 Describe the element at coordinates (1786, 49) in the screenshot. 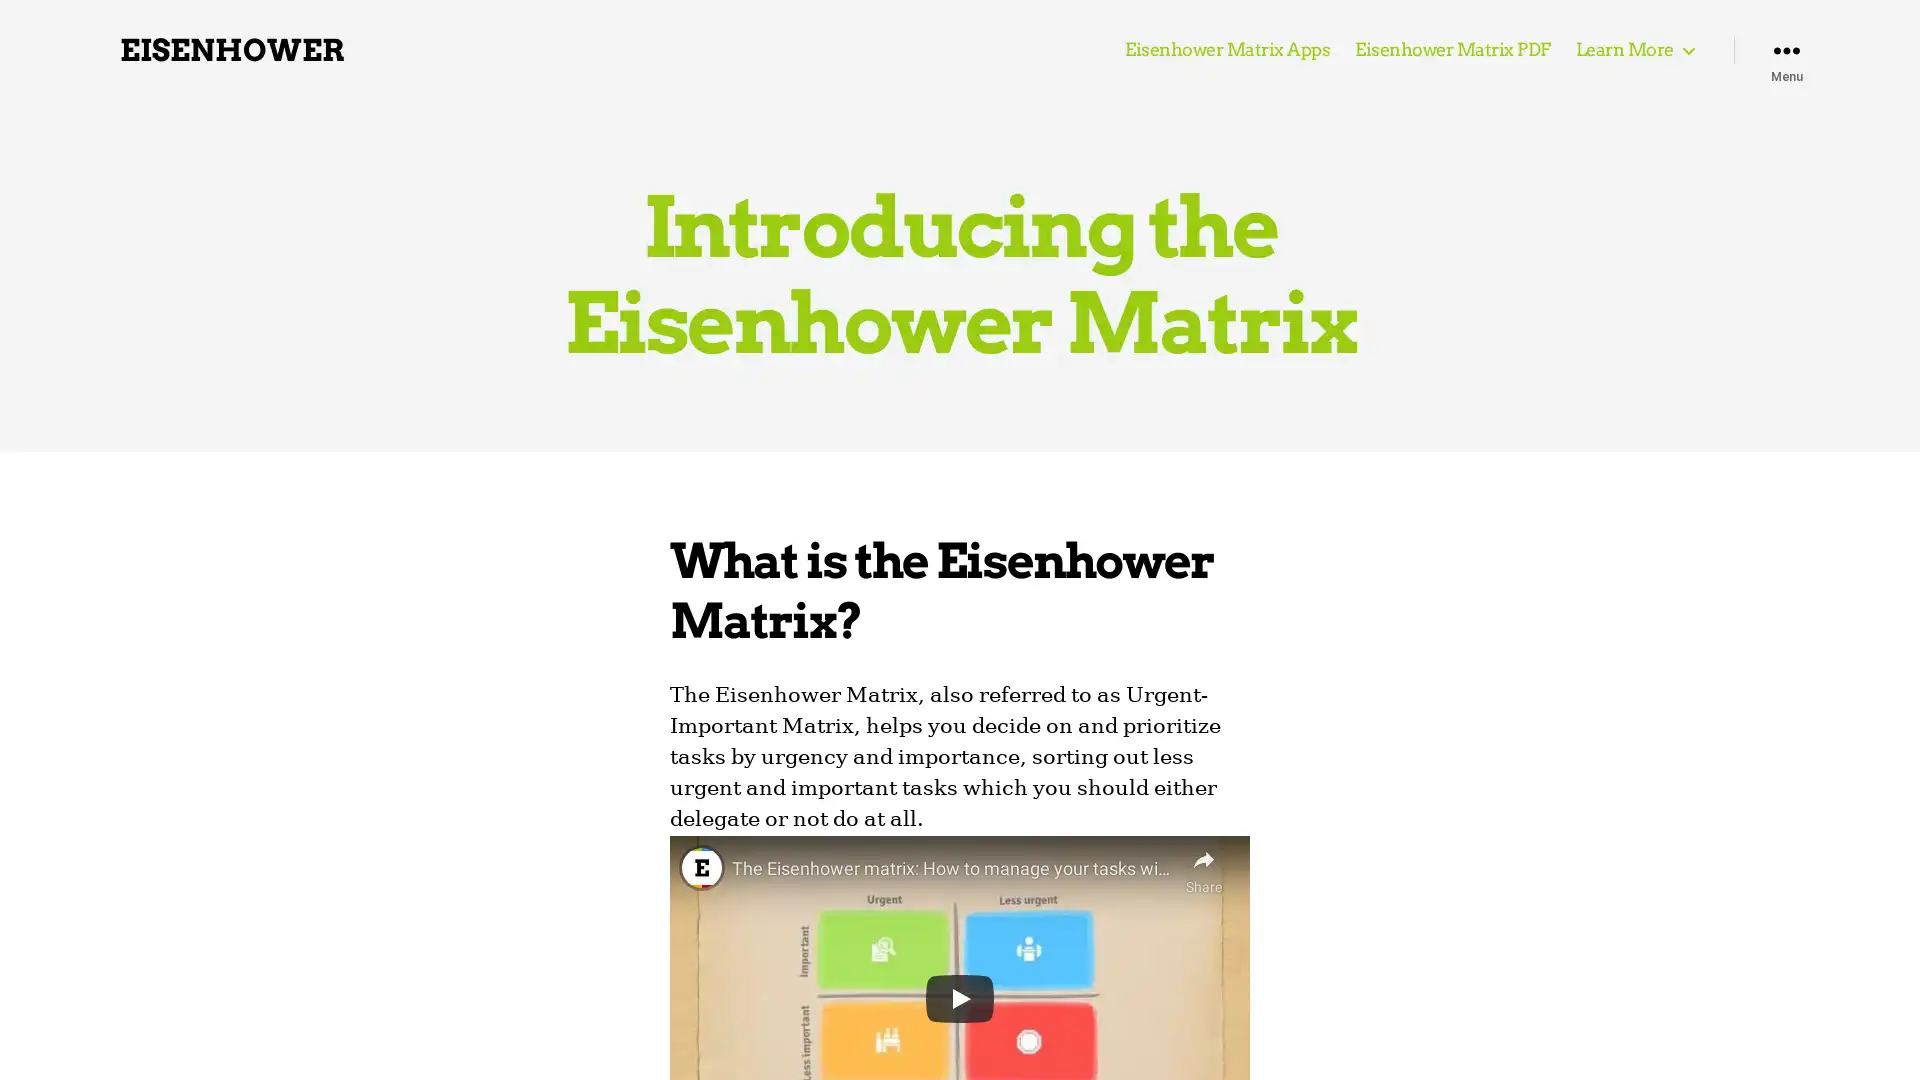

I see `Menu` at that location.